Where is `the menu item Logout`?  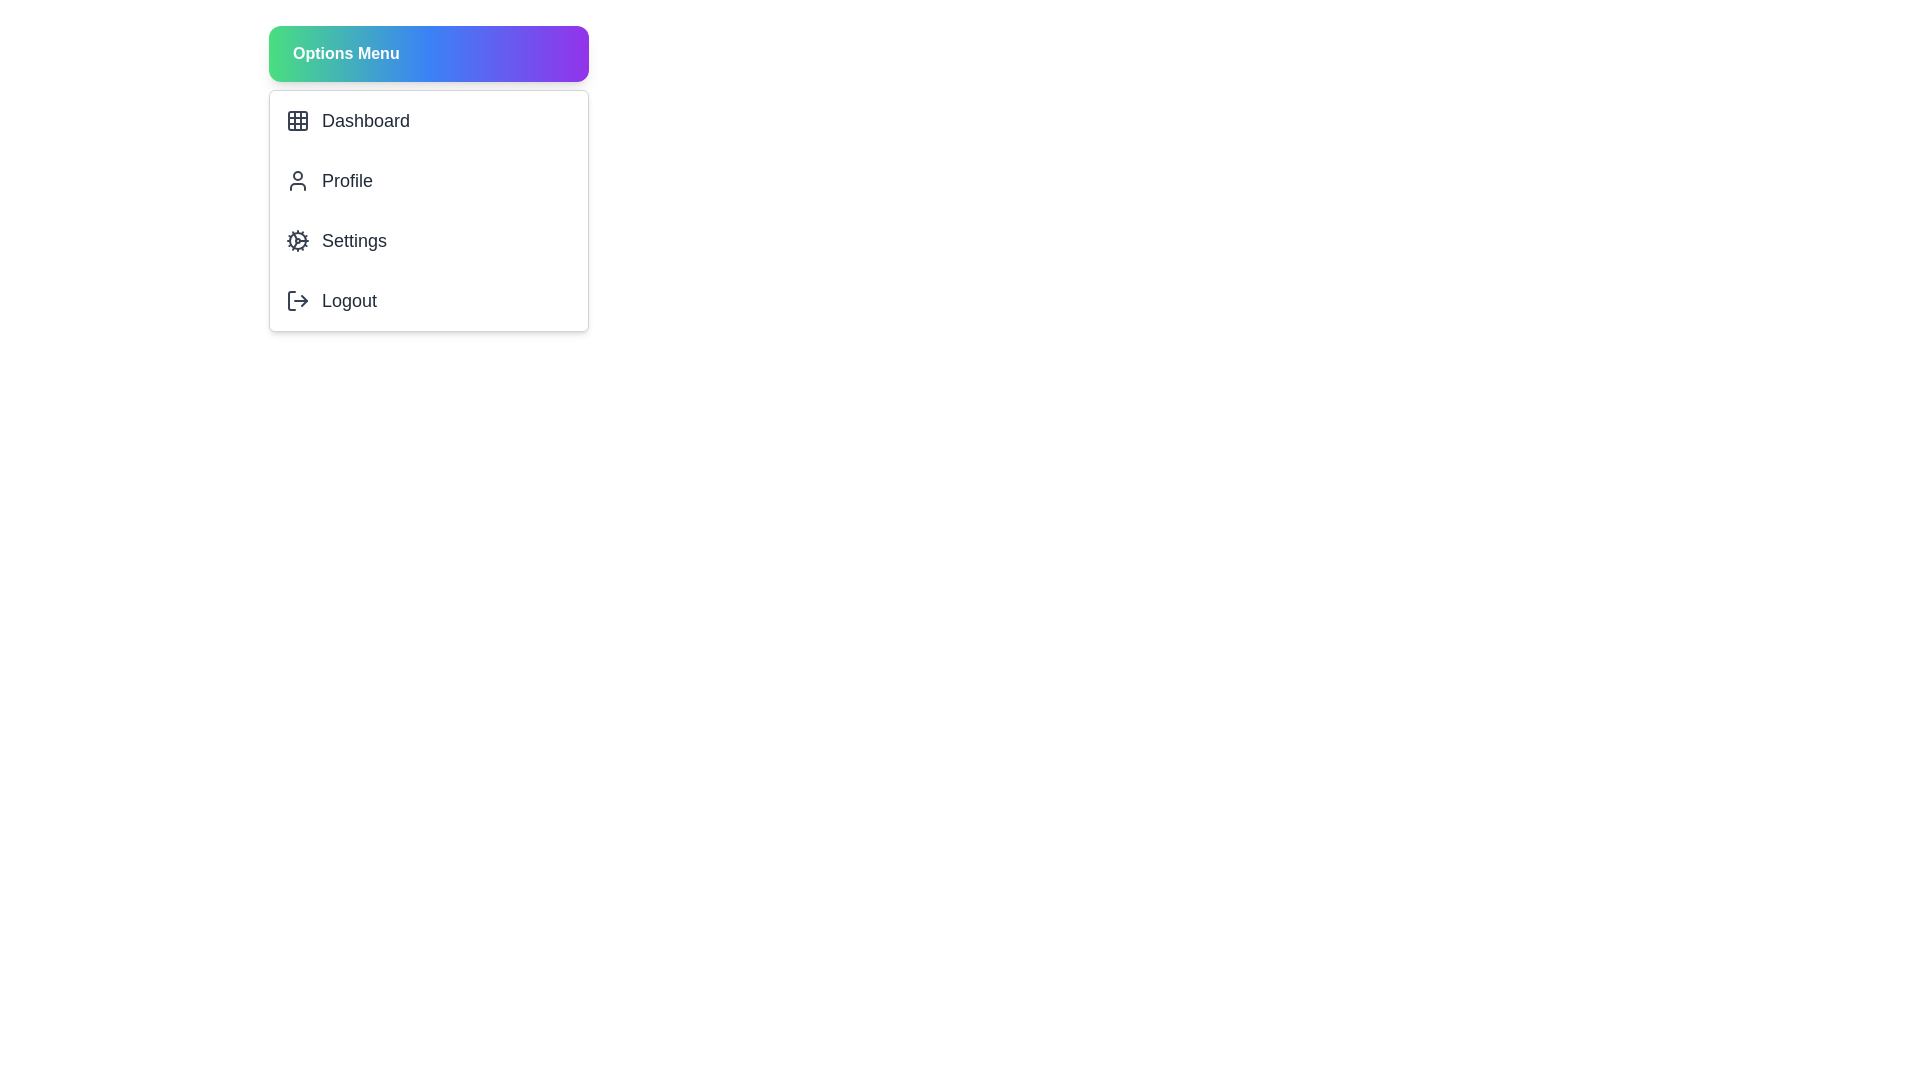 the menu item Logout is located at coordinates (427, 300).